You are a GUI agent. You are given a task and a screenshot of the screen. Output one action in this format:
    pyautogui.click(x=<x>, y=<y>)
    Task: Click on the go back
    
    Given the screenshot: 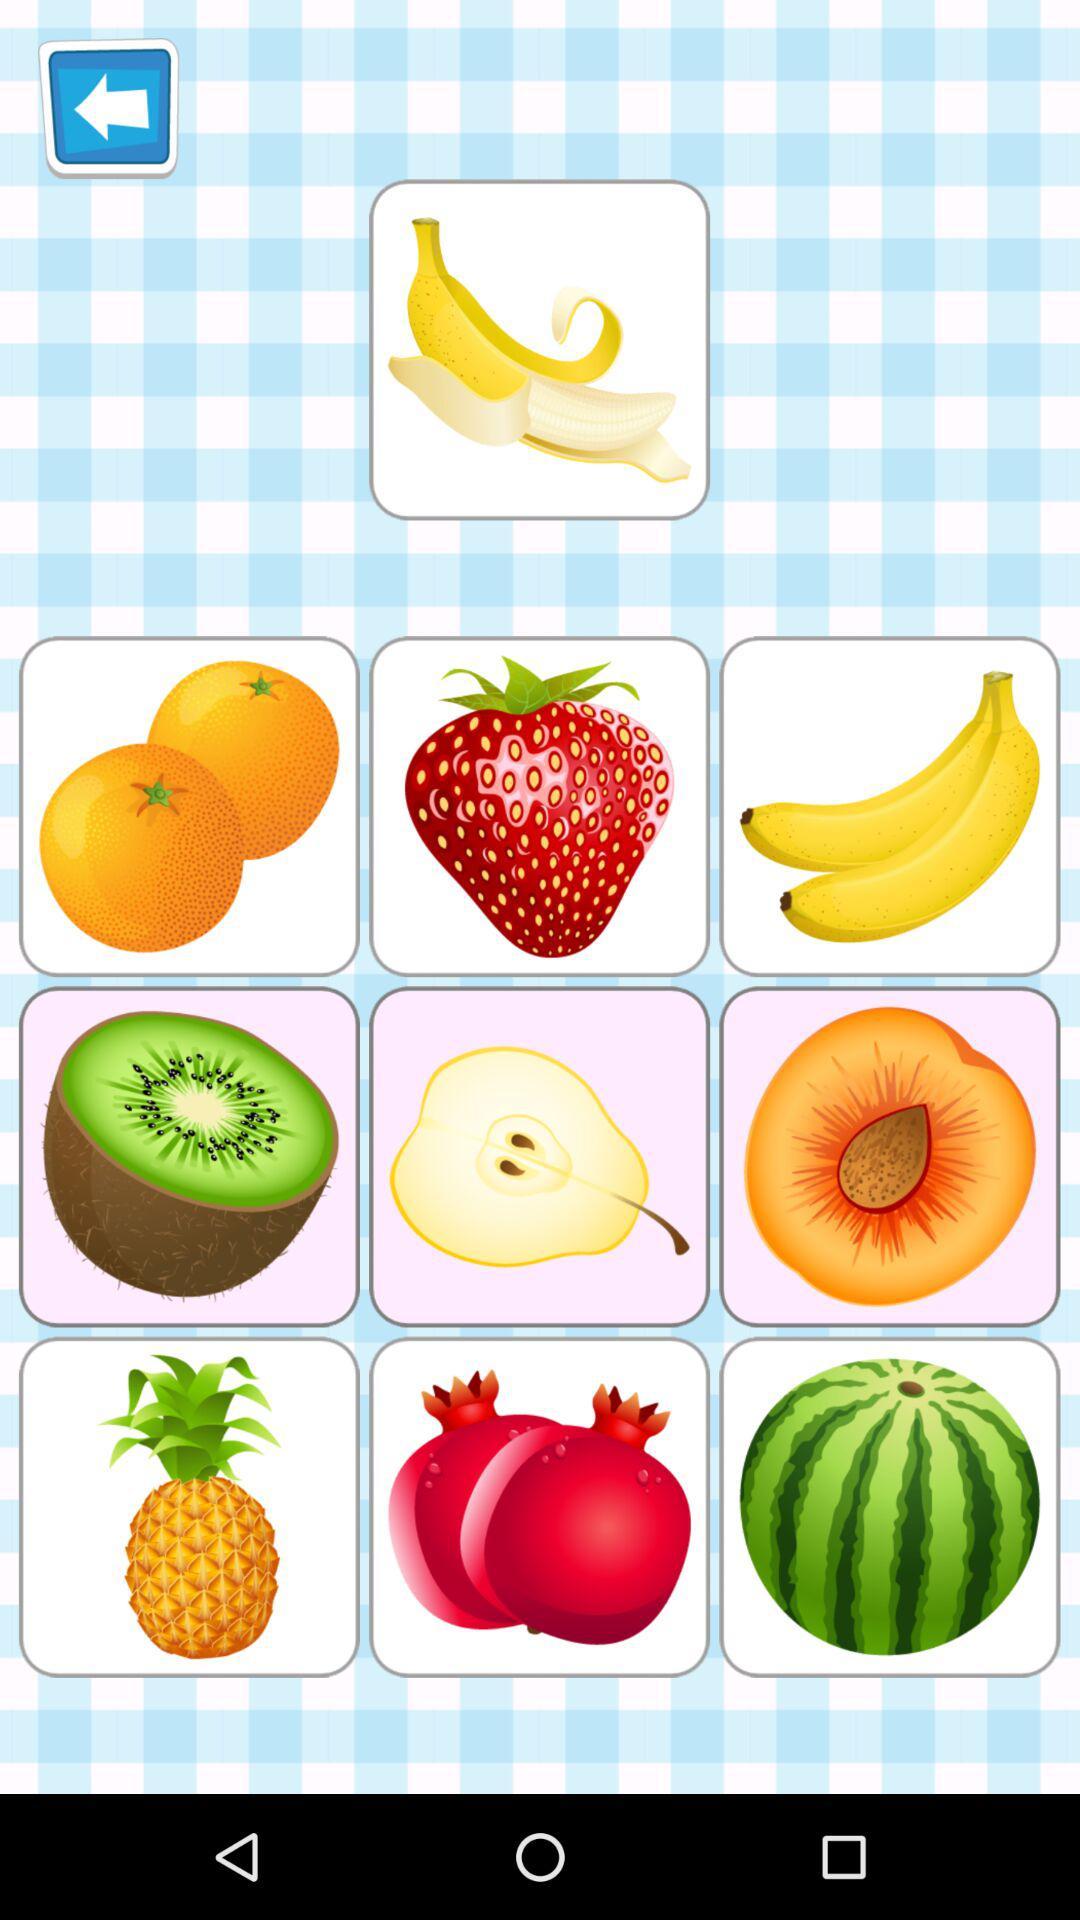 What is the action you would take?
    pyautogui.click(x=108, y=107)
    